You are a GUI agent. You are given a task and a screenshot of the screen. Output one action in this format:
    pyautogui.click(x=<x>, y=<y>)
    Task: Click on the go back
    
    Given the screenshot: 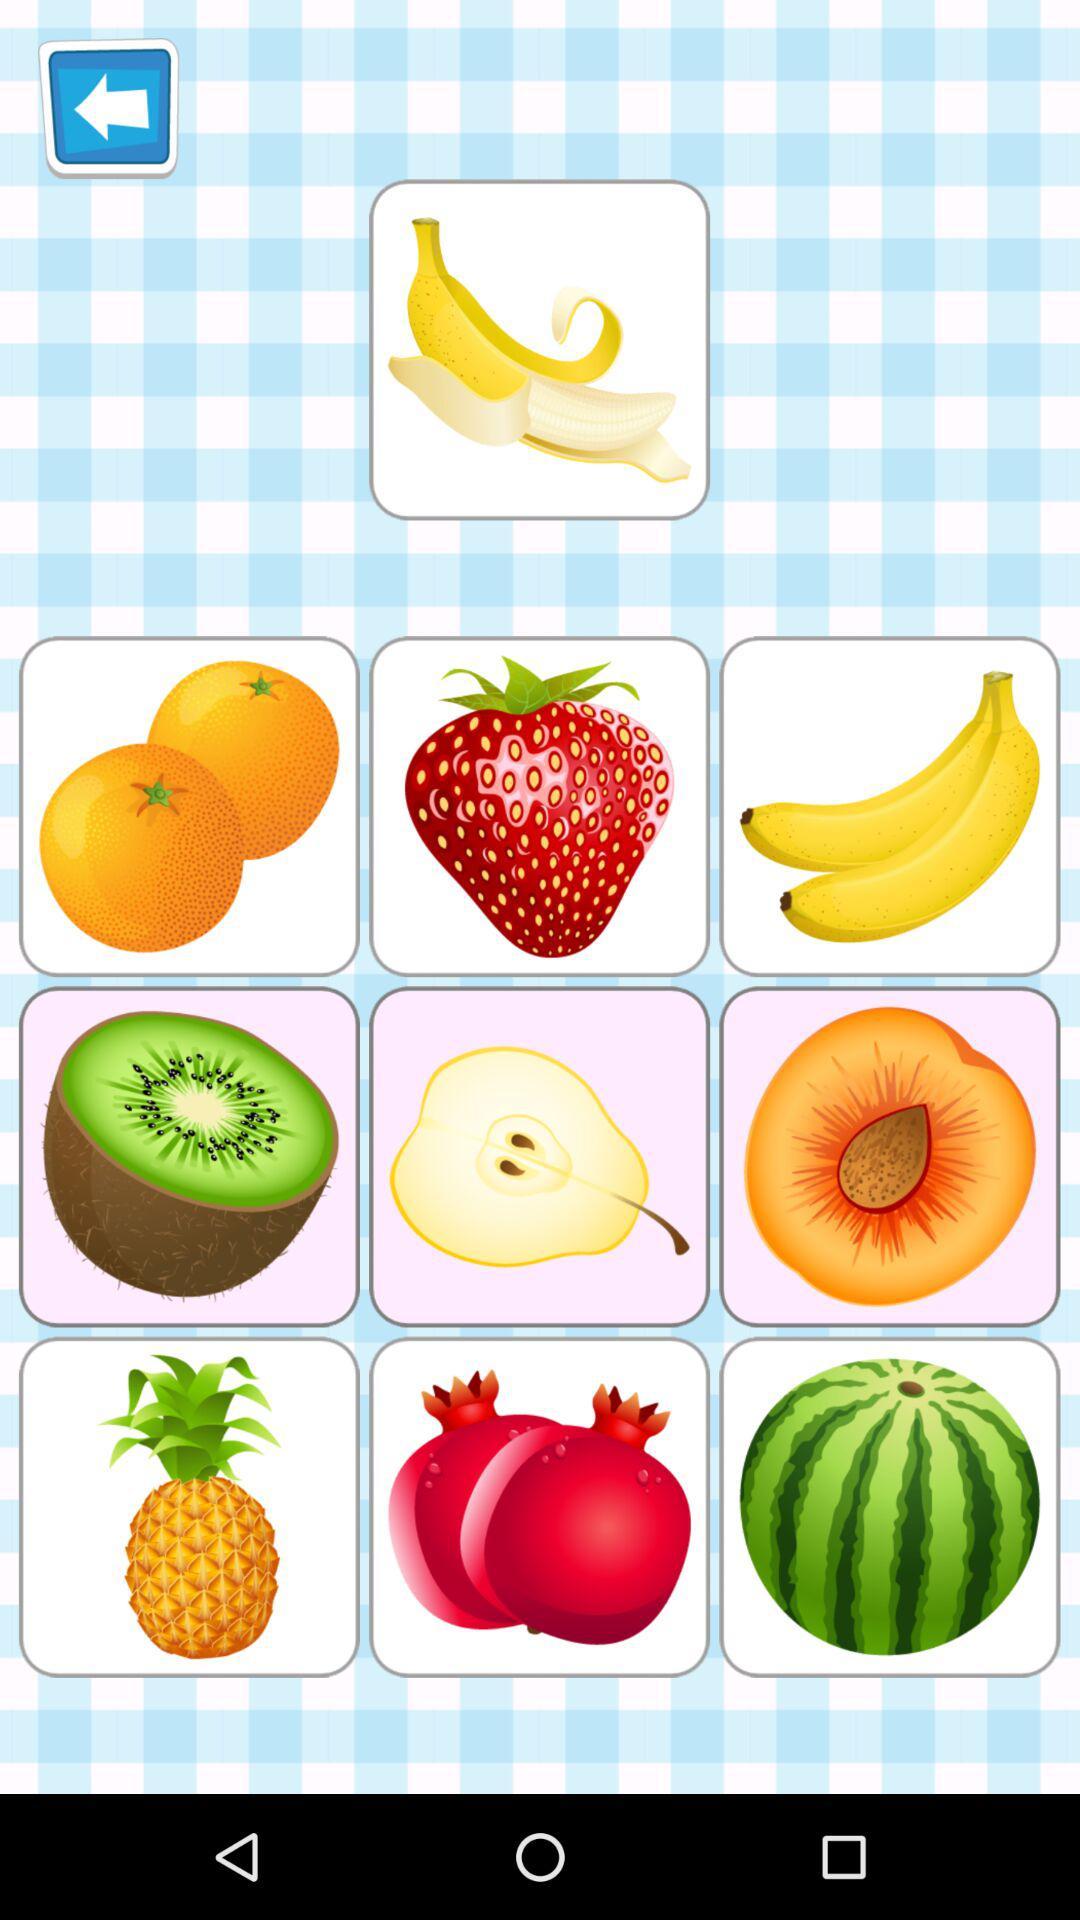 What is the action you would take?
    pyautogui.click(x=108, y=107)
    